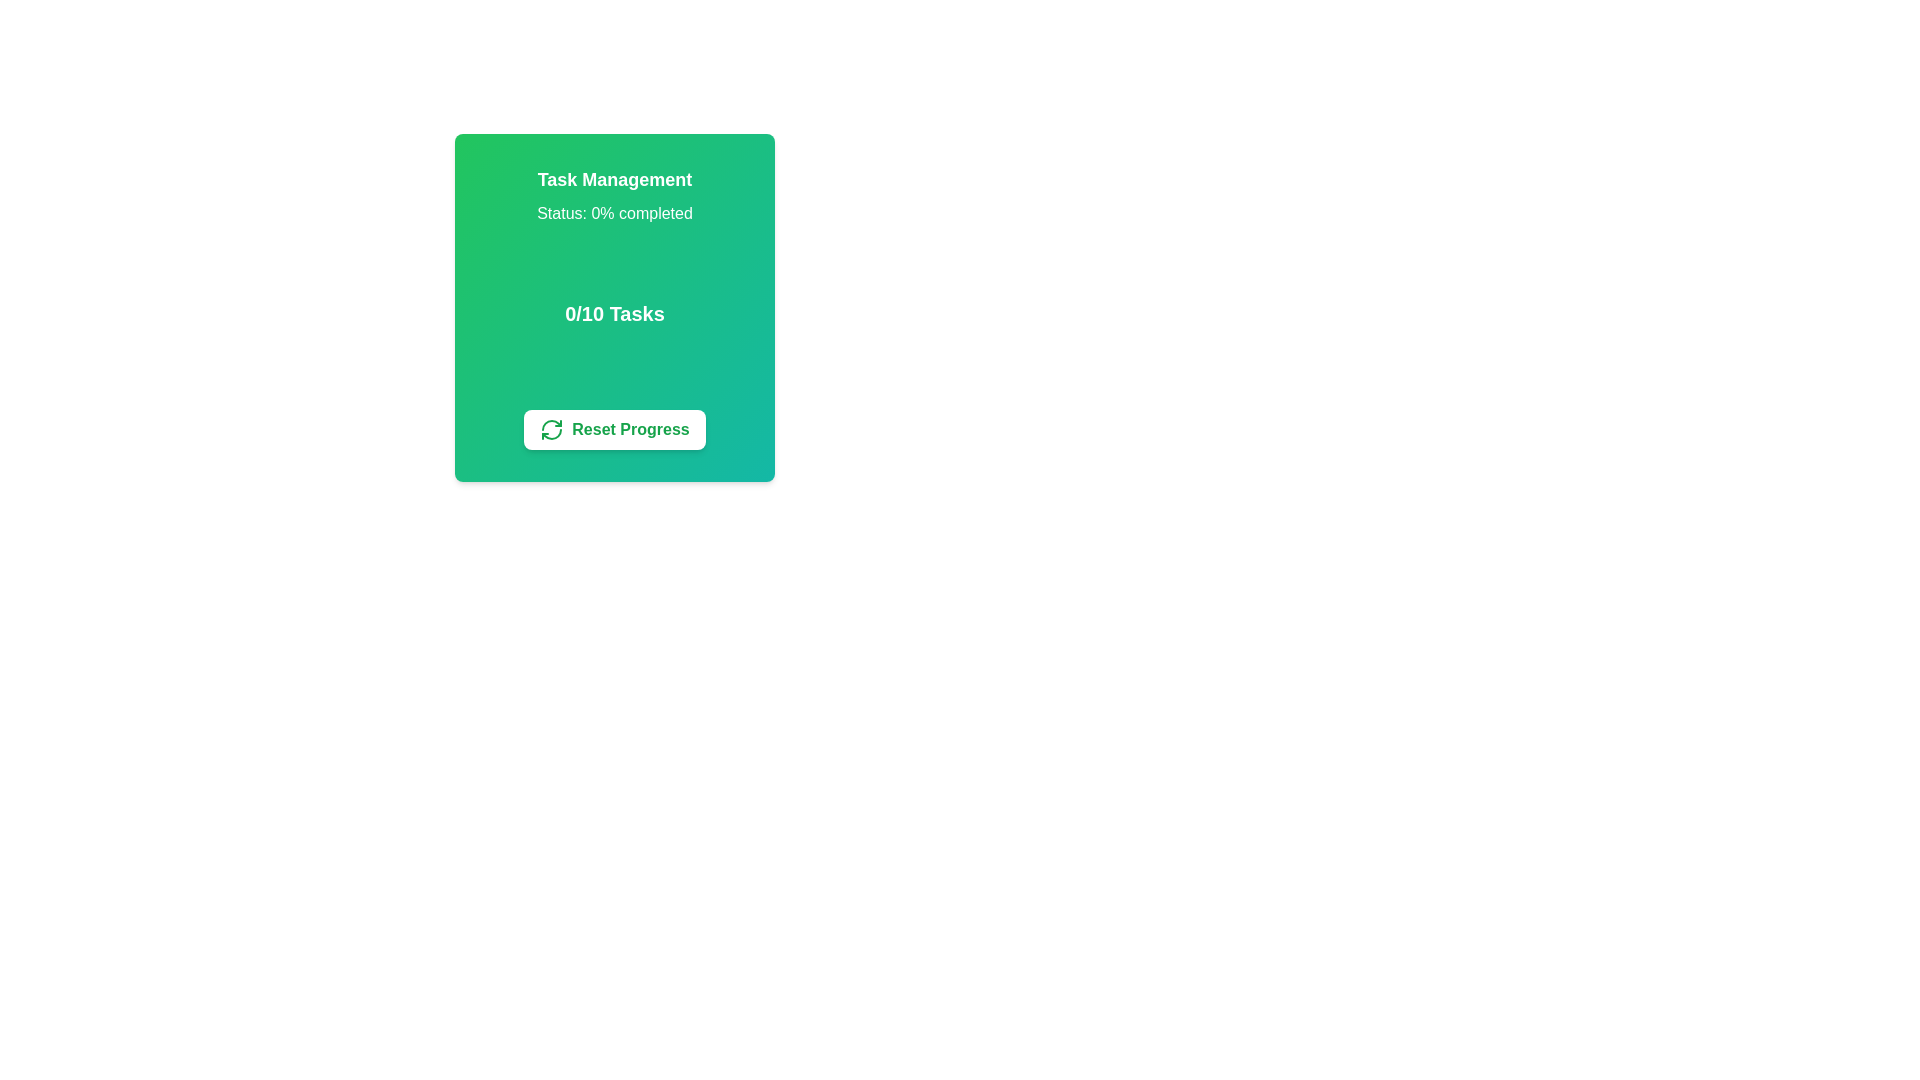 Image resolution: width=1920 pixels, height=1080 pixels. What do you see at coordinates (613, 213) in the screenshot?
I see `the text label that indicates the current completion status in percentage, positioned below the 'Task Management' header and above the '0/10 Tasks' element` at bounding box center [613, 213].